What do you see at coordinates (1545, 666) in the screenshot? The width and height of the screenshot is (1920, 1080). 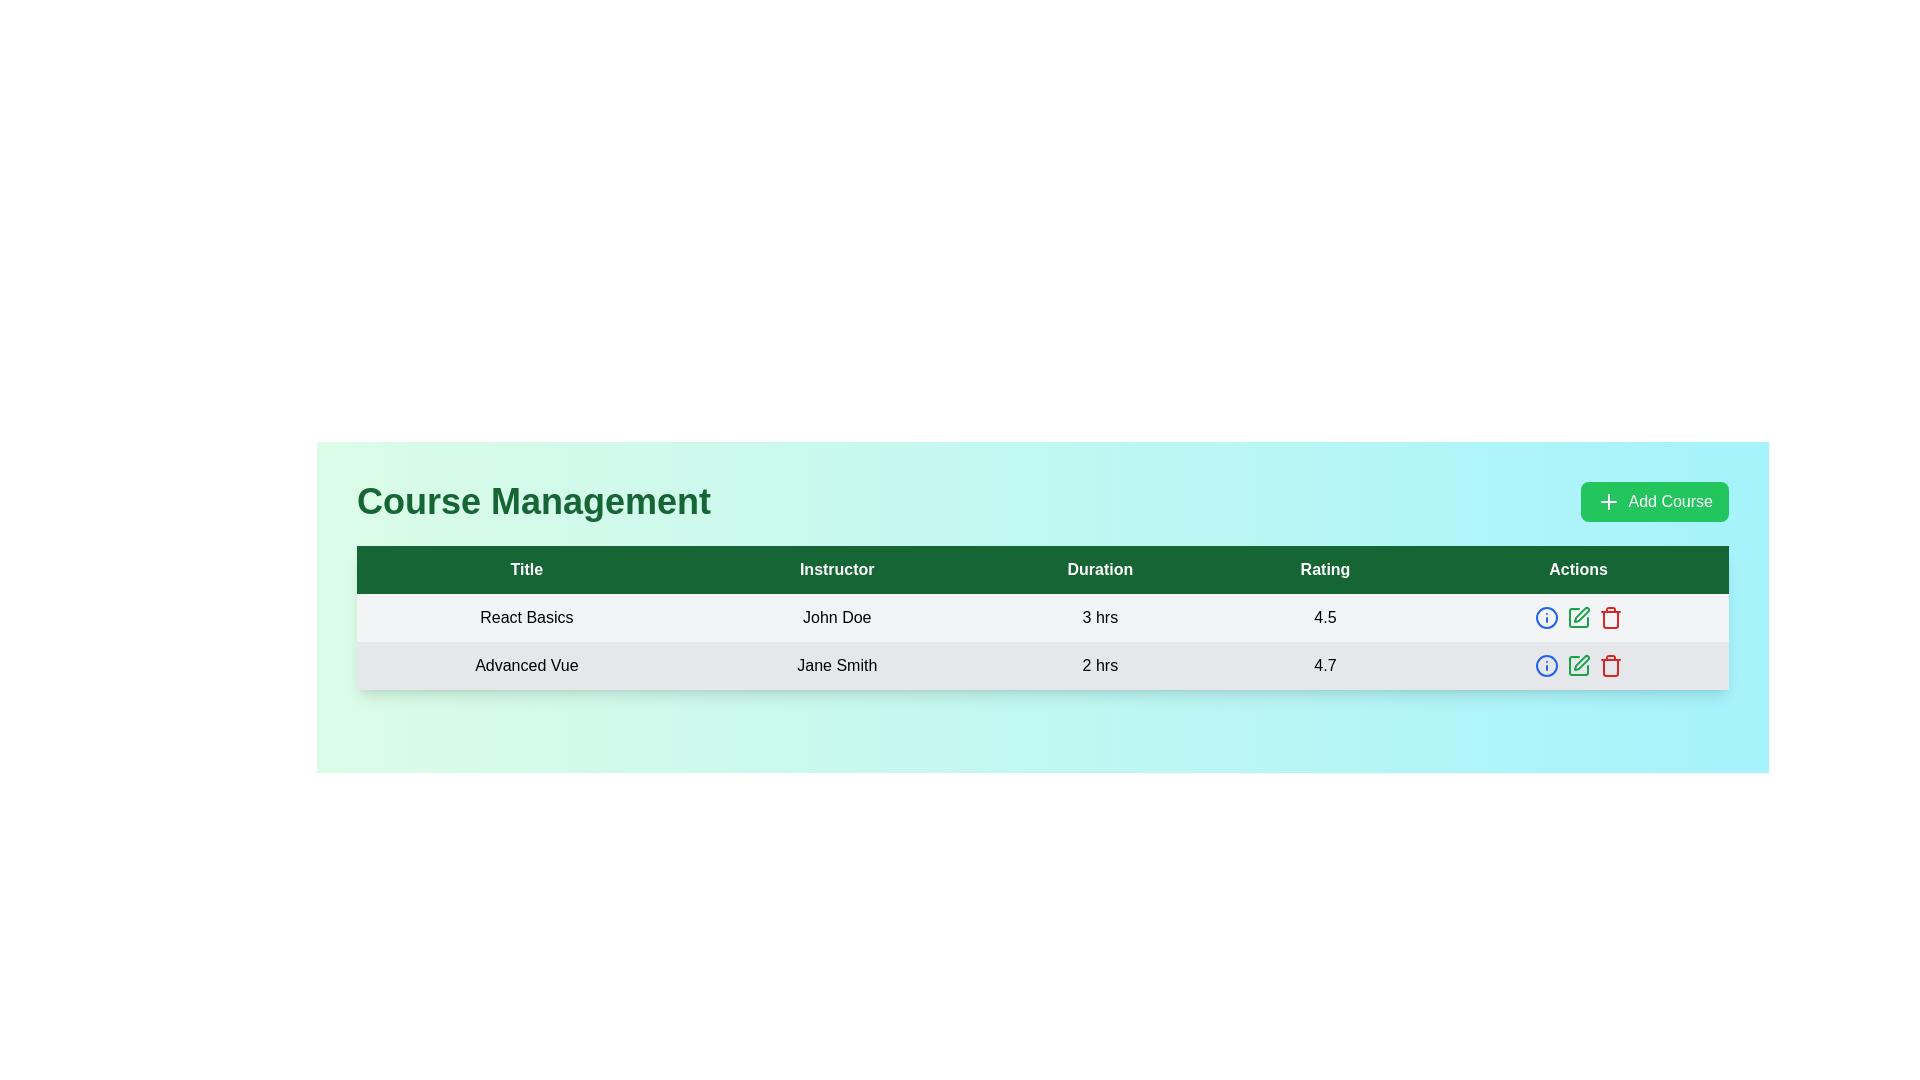 I see `the circular outline SVG icon with a blue stroke in the 'Actions' column of the second row for the 'Advanced Vue' course` at bounding box center [1545, 666].